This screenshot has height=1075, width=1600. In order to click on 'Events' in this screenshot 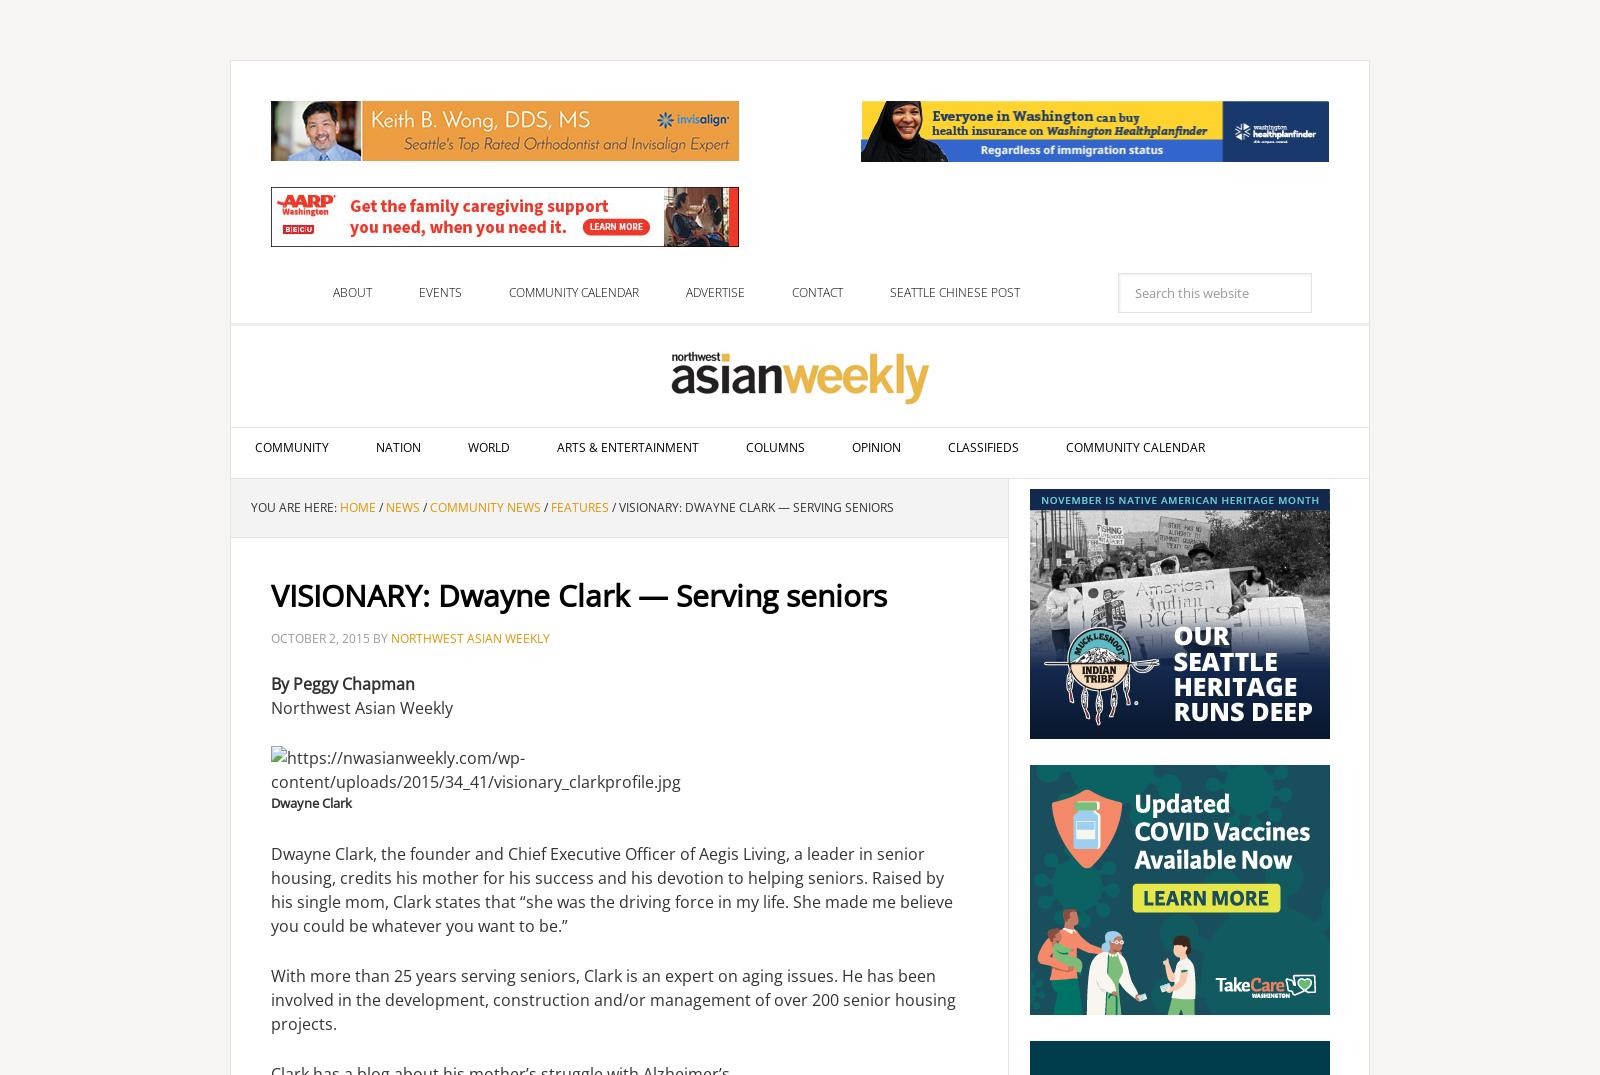, I will do `click(418, 292)`.